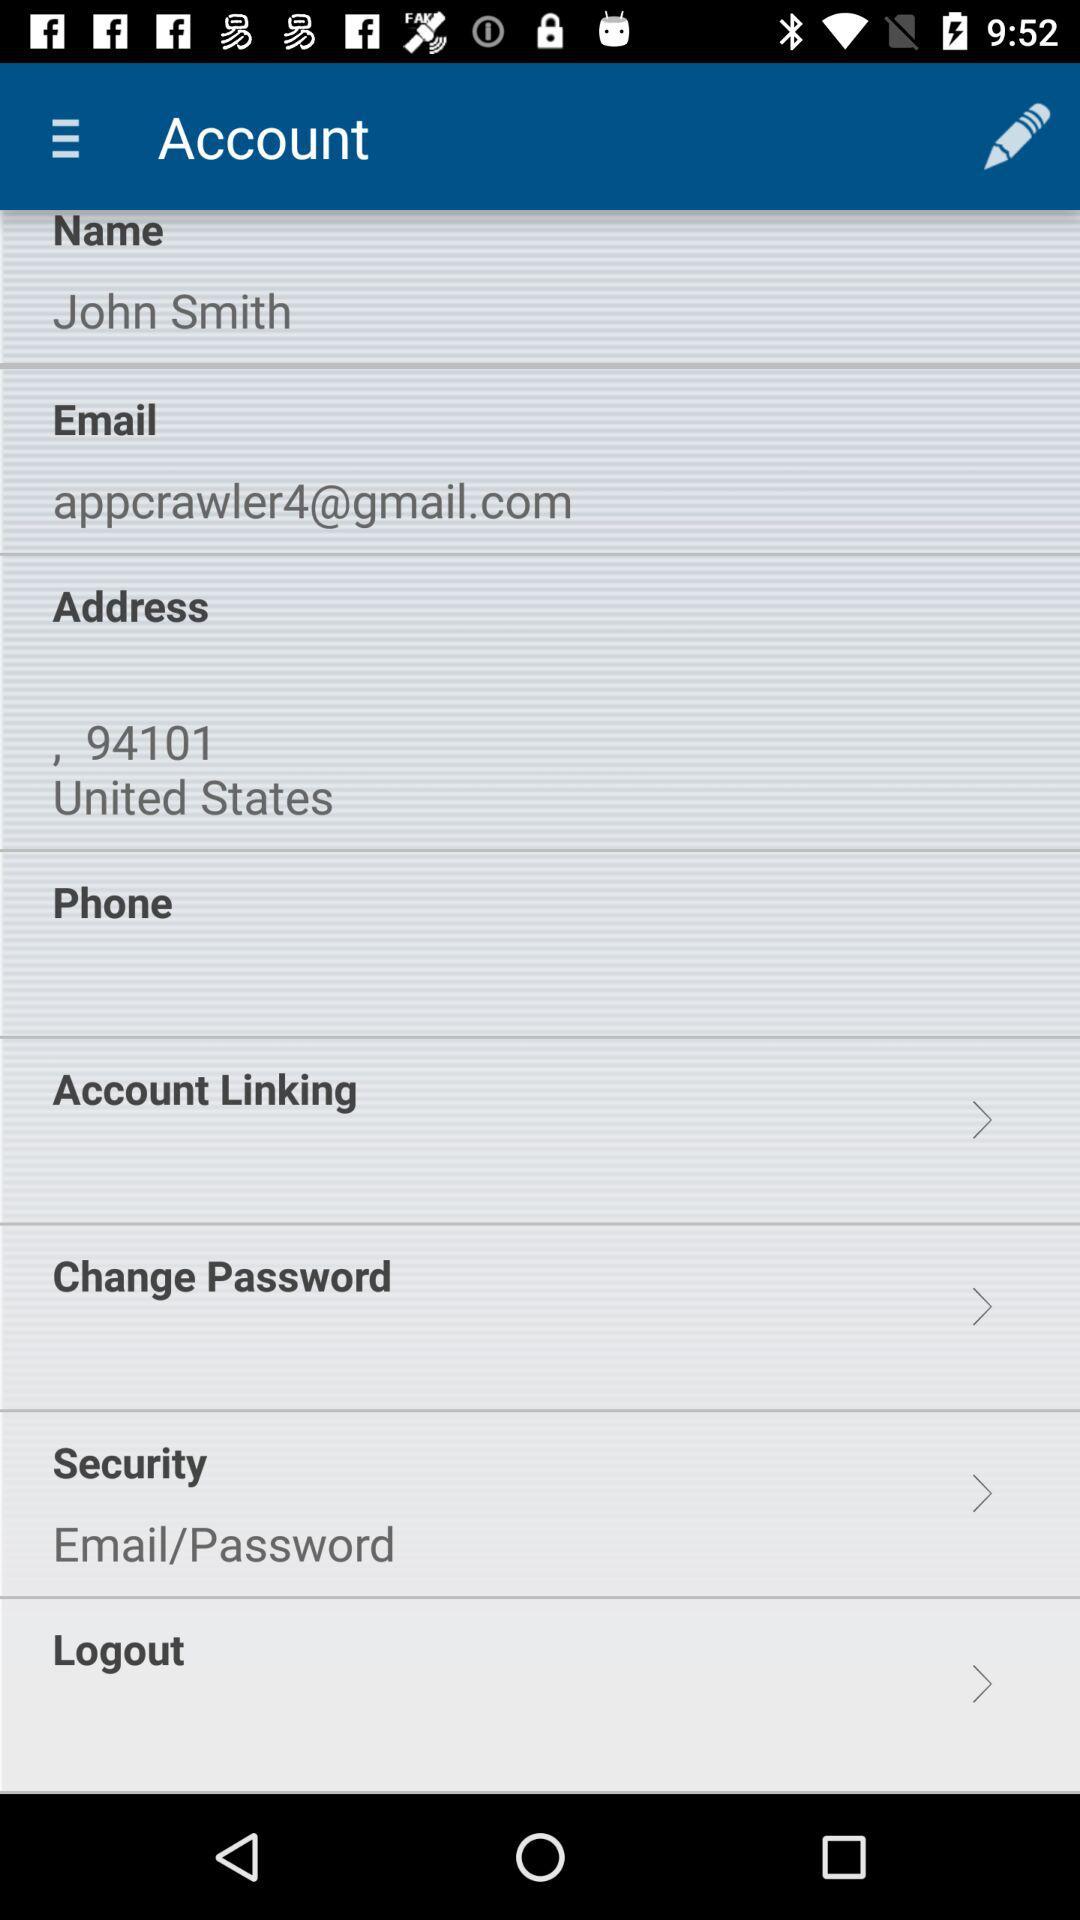 This screenshot has width=1080, height=1920. What do you see at coordinates (72, 135) in the screenshot?
I see `the item above the name icon` at bounding box center [72, 135].